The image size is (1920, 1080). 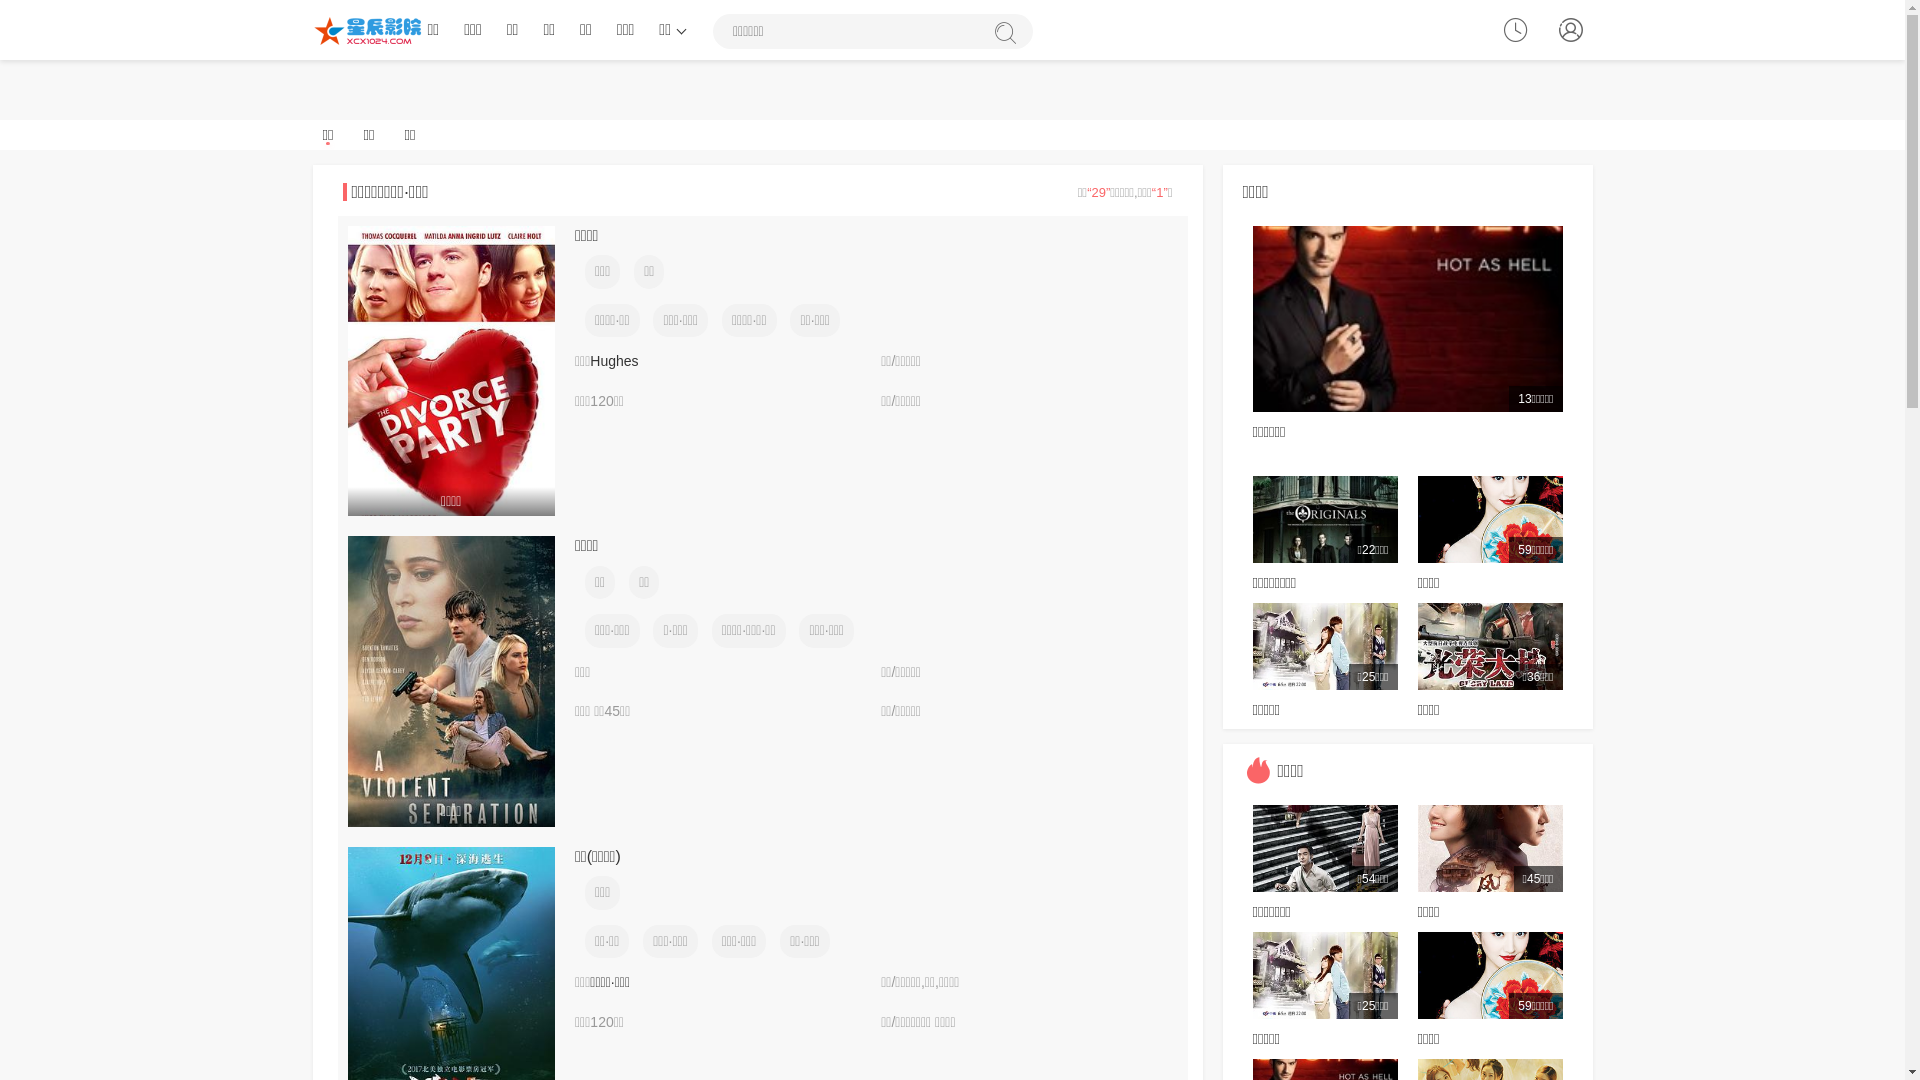 I want to click on 'Hughes', so click(x=613, y=361).